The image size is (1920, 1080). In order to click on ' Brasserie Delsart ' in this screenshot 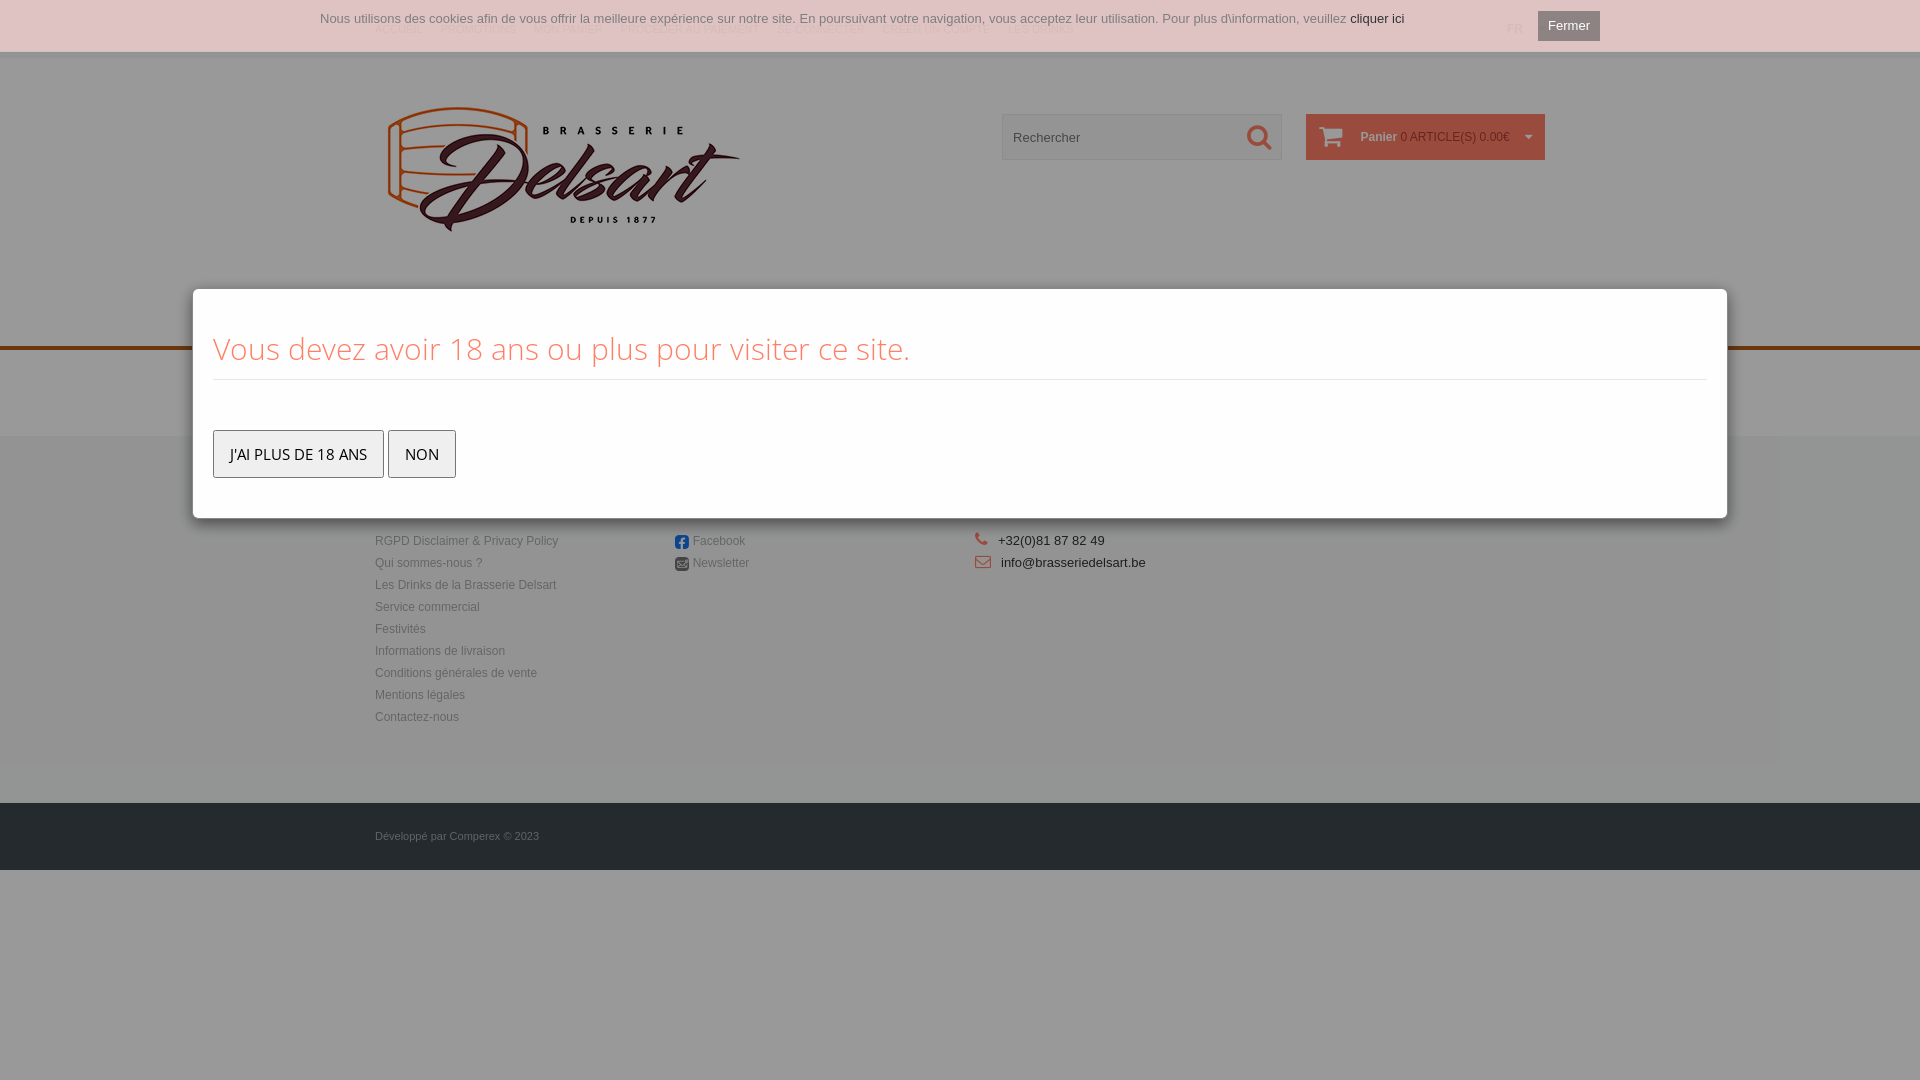, I will do `click(563, 166)`.